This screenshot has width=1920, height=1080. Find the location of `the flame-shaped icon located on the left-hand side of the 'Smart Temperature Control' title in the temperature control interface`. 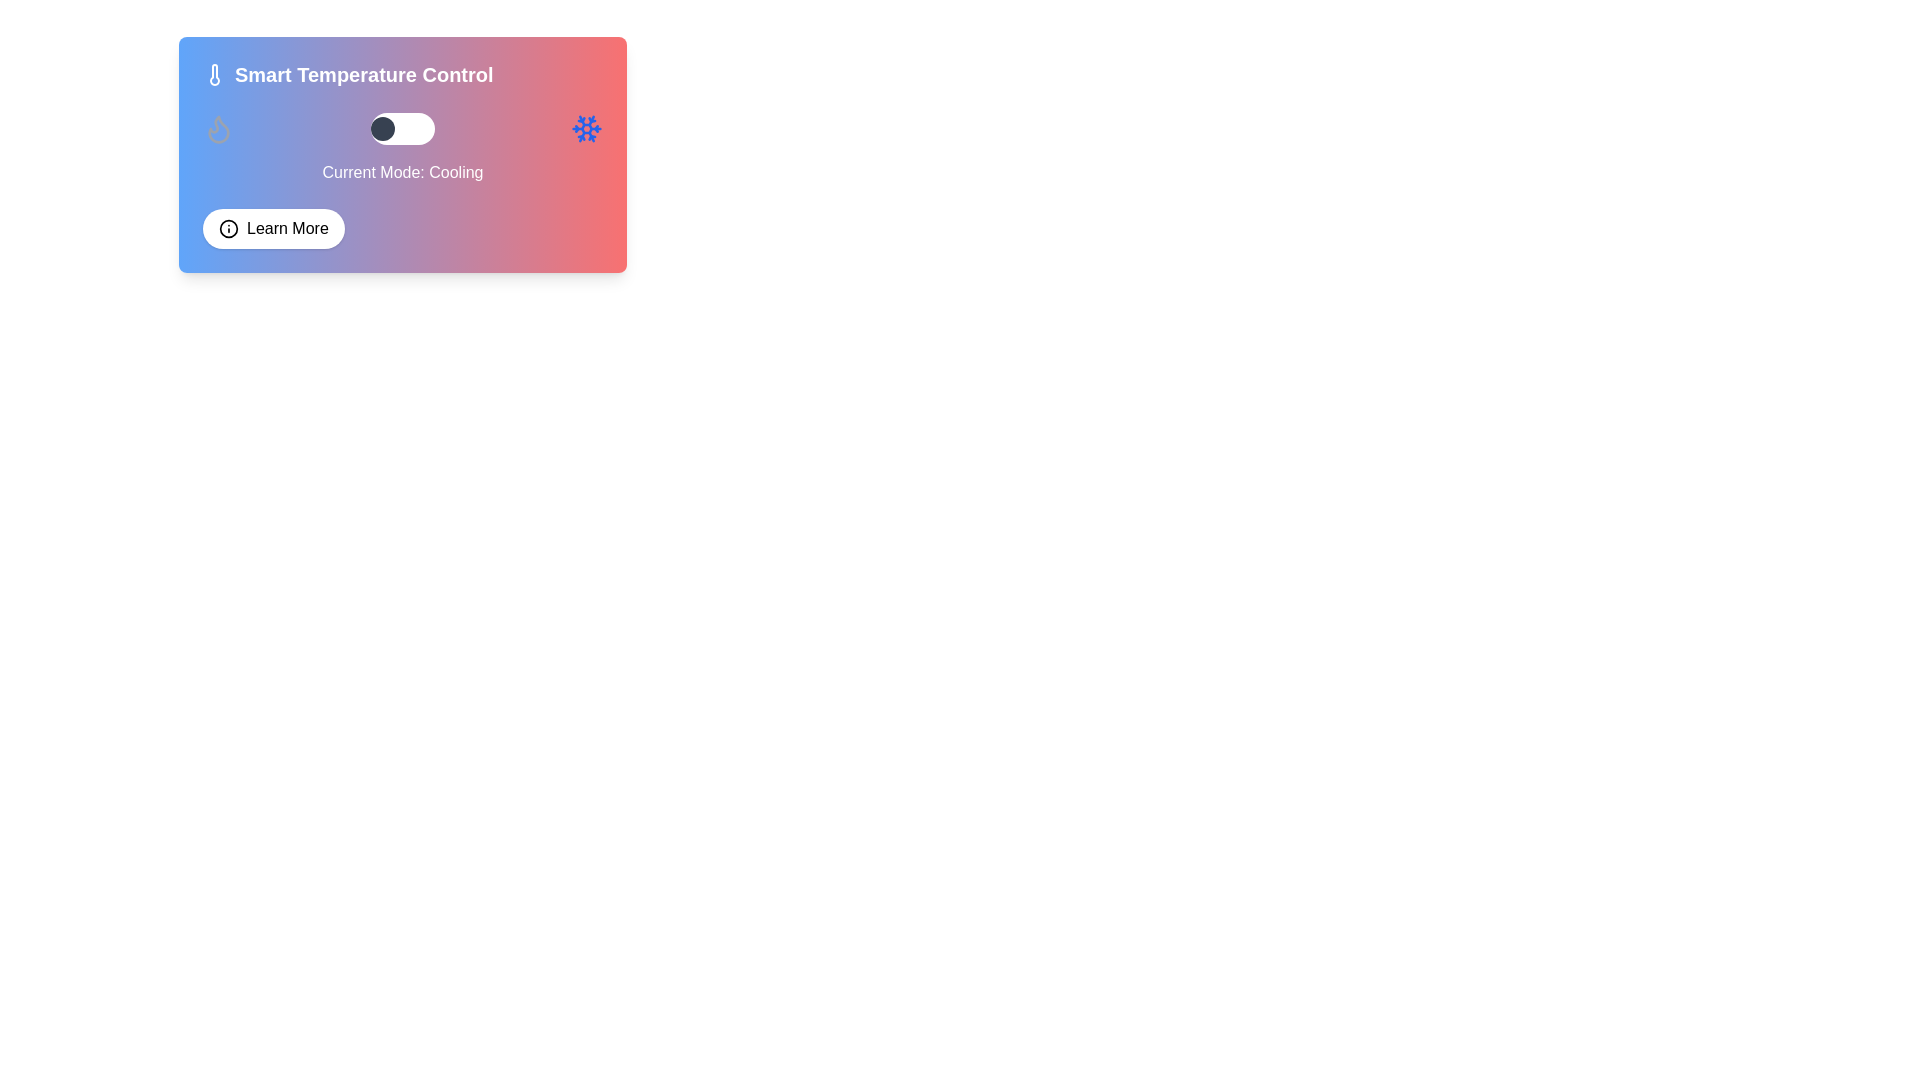

the flame-shaped icon located on the left-hand side of the 'Smart Temperature Control' title in the temperature control interface is located at coordinates (219, 128).